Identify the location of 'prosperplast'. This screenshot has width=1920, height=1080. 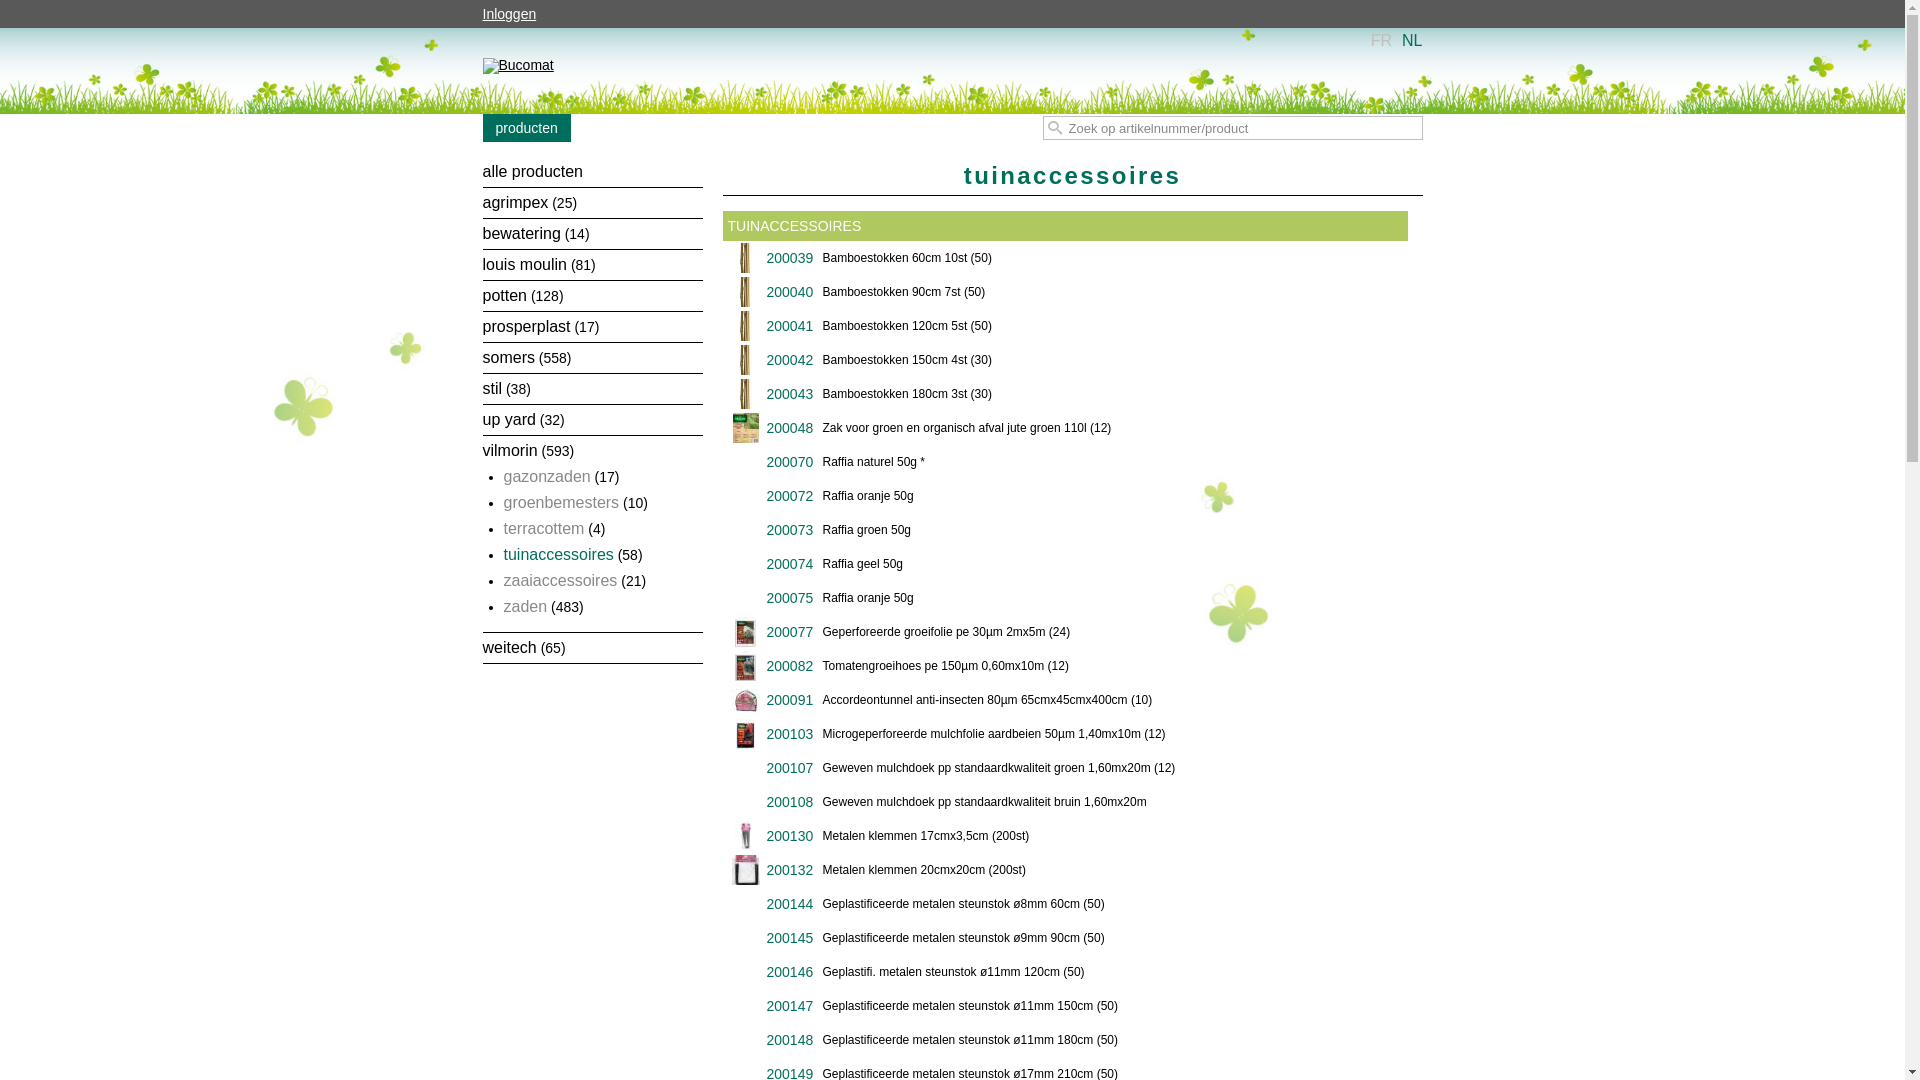
(526, 325).